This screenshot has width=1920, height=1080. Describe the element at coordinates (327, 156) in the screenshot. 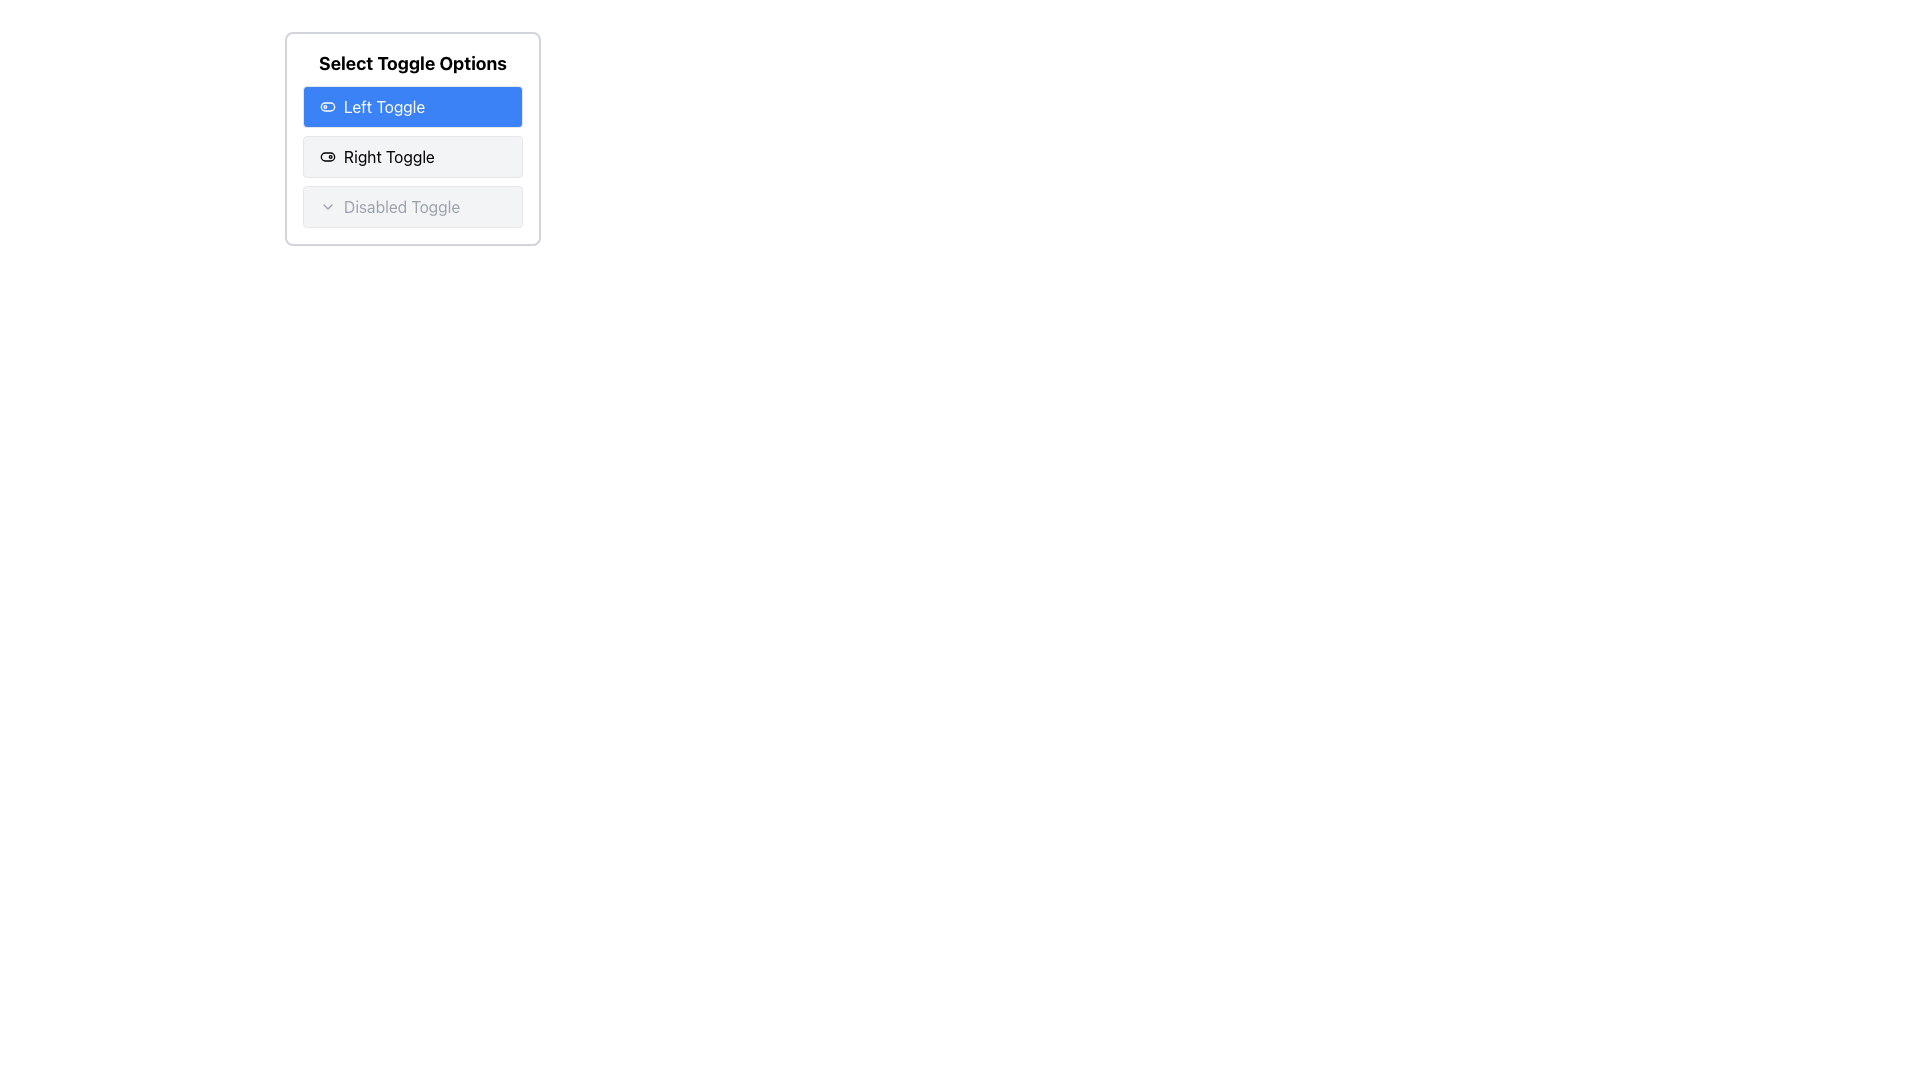

I see `the toggle switch icon located on the right side of the 'Right Toggle' button` at that location.